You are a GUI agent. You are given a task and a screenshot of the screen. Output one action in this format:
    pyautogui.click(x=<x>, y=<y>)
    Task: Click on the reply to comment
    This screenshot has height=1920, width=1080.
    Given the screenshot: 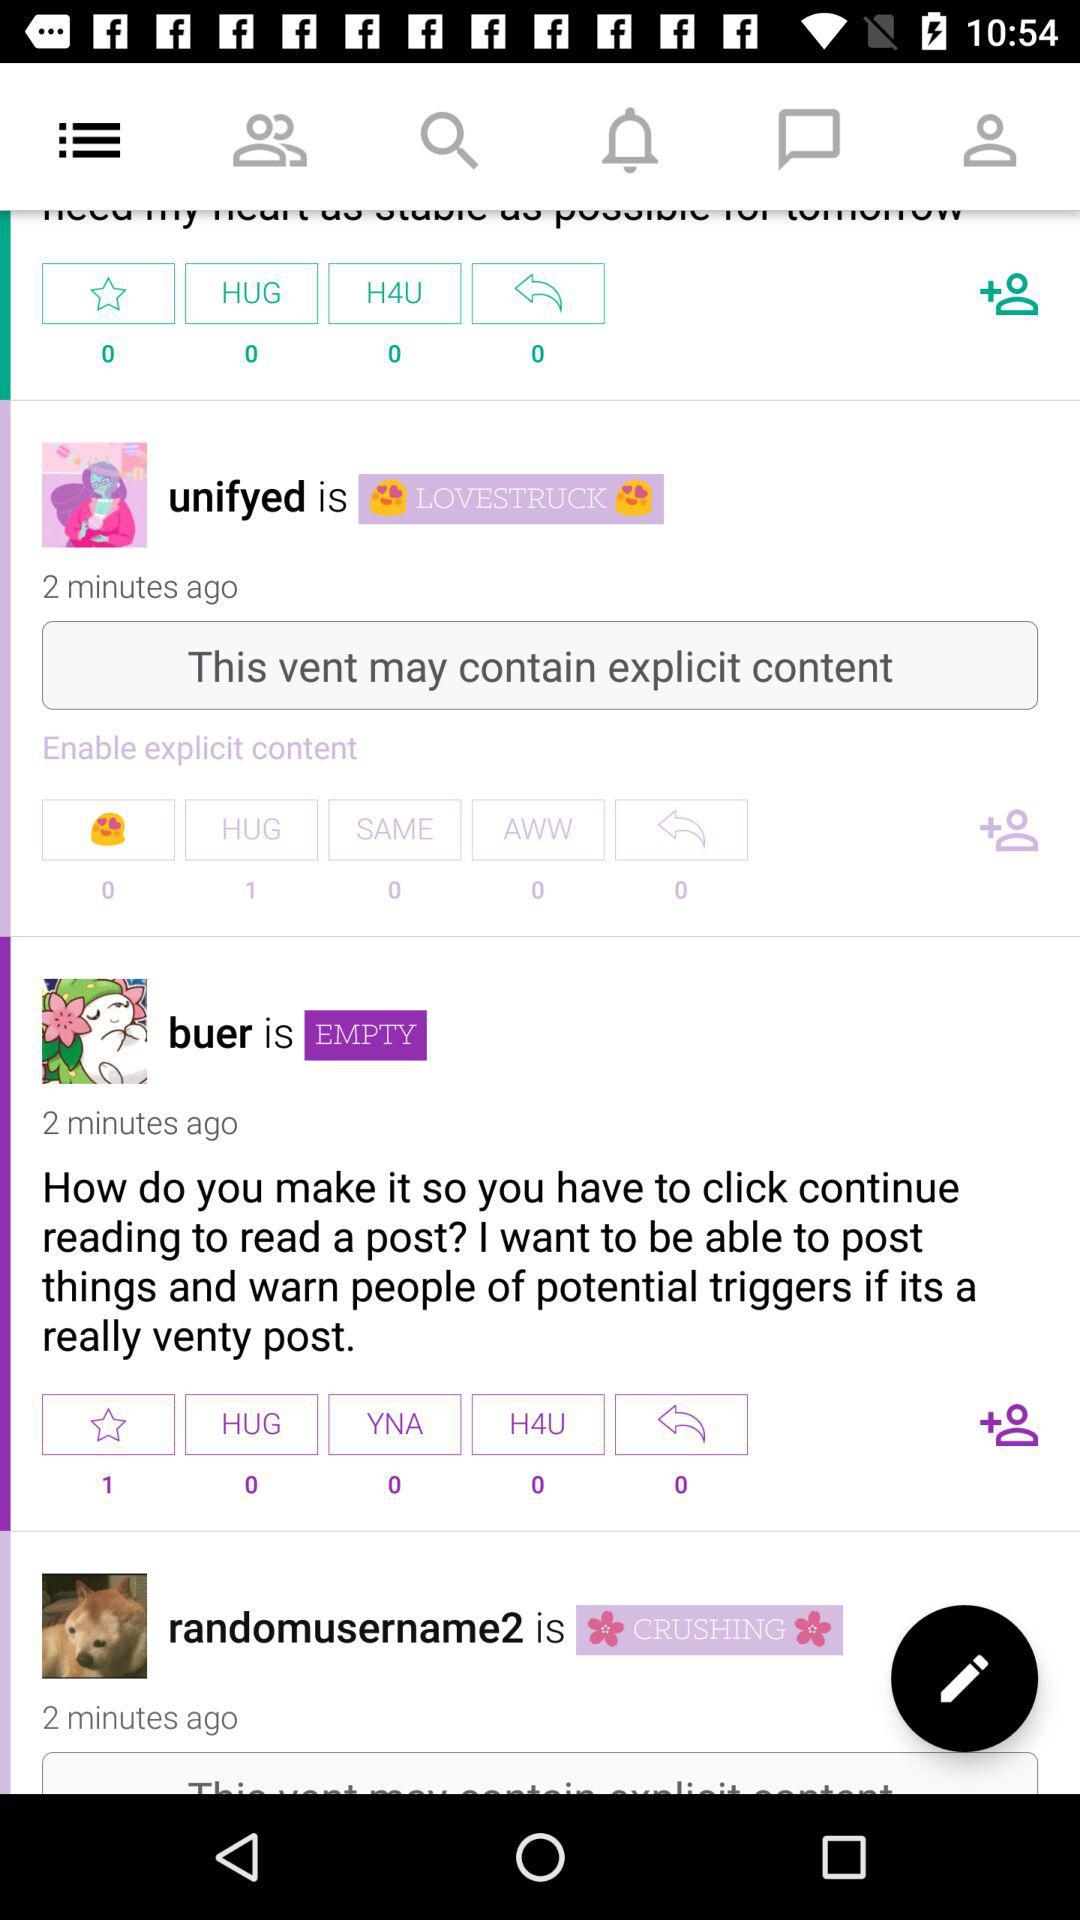 What is the action you would take?
    pyautogui.click(x=680, y=1423)
    